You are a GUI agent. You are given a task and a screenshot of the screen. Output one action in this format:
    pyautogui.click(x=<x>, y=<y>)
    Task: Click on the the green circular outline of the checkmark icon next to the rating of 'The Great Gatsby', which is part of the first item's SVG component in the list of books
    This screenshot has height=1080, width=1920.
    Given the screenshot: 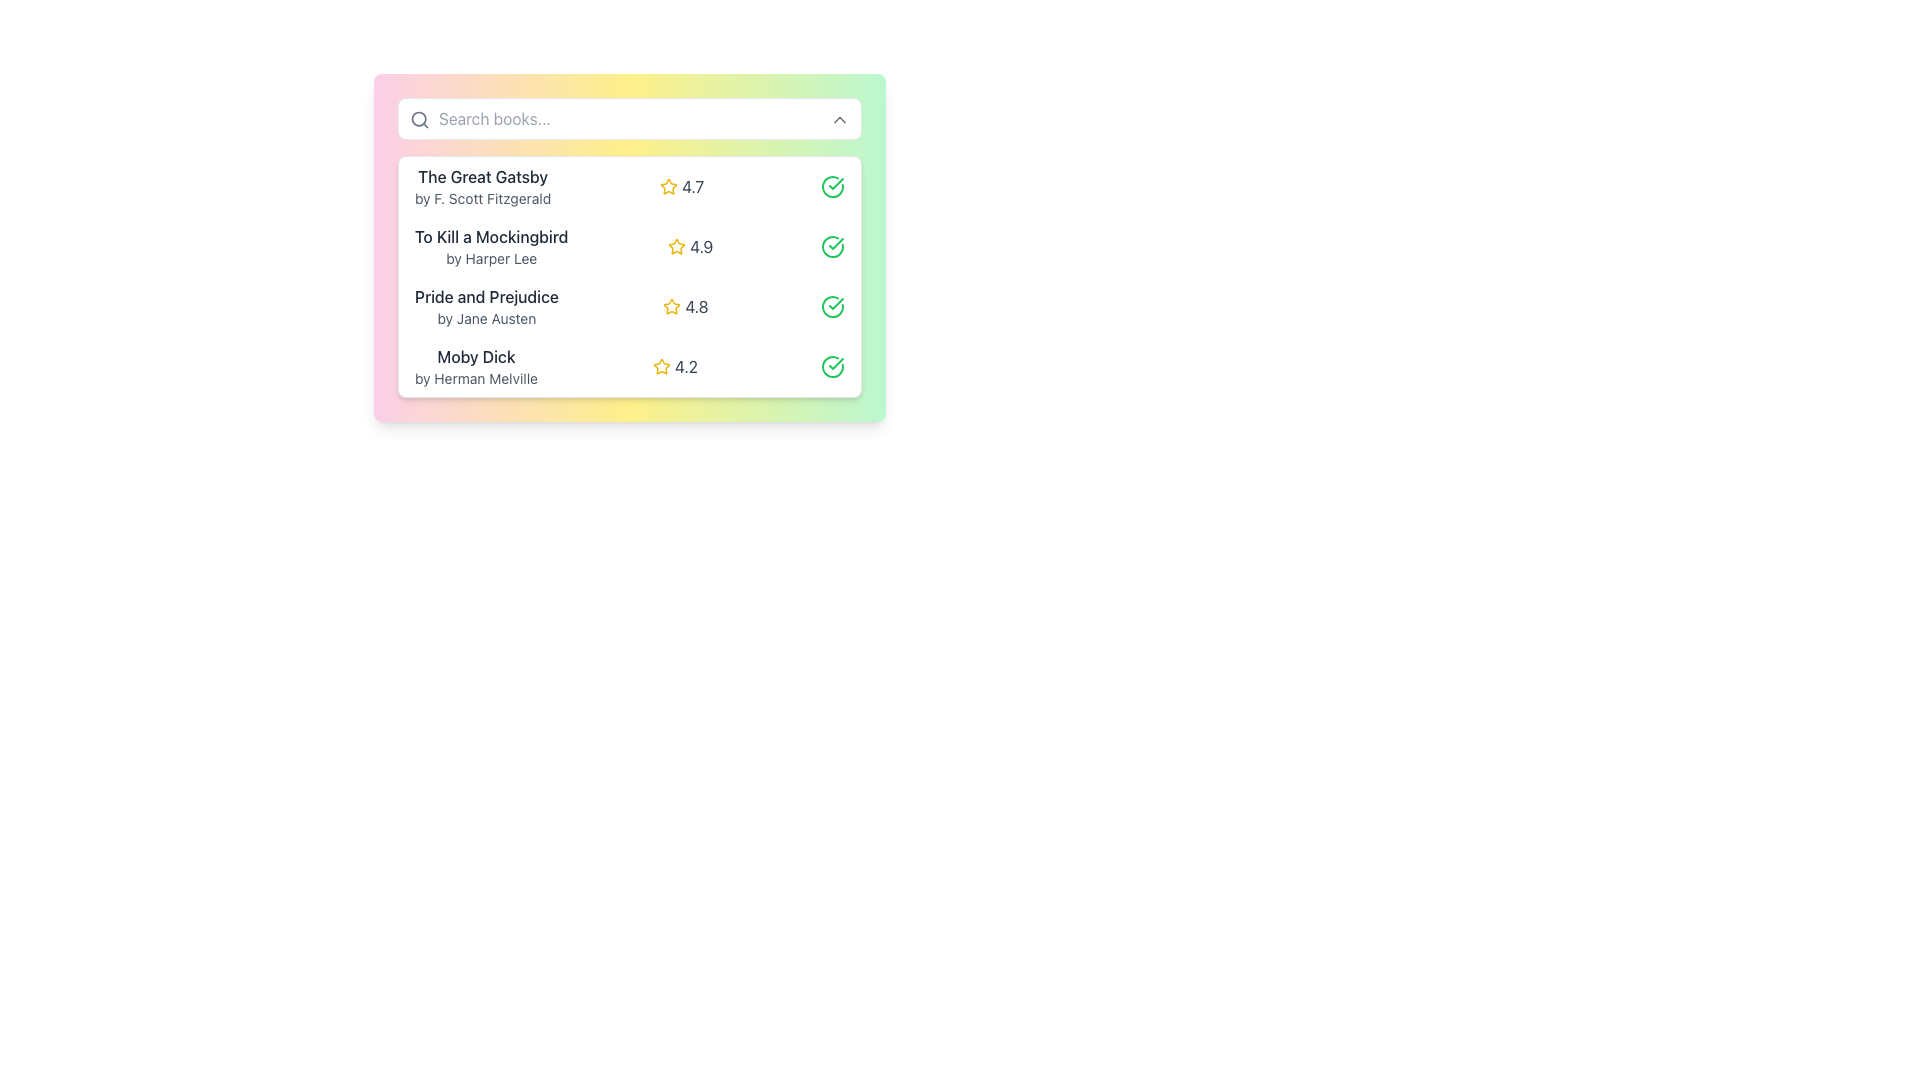 What is the action you would take?
    pyautogui.click(x=833, y=186)
    